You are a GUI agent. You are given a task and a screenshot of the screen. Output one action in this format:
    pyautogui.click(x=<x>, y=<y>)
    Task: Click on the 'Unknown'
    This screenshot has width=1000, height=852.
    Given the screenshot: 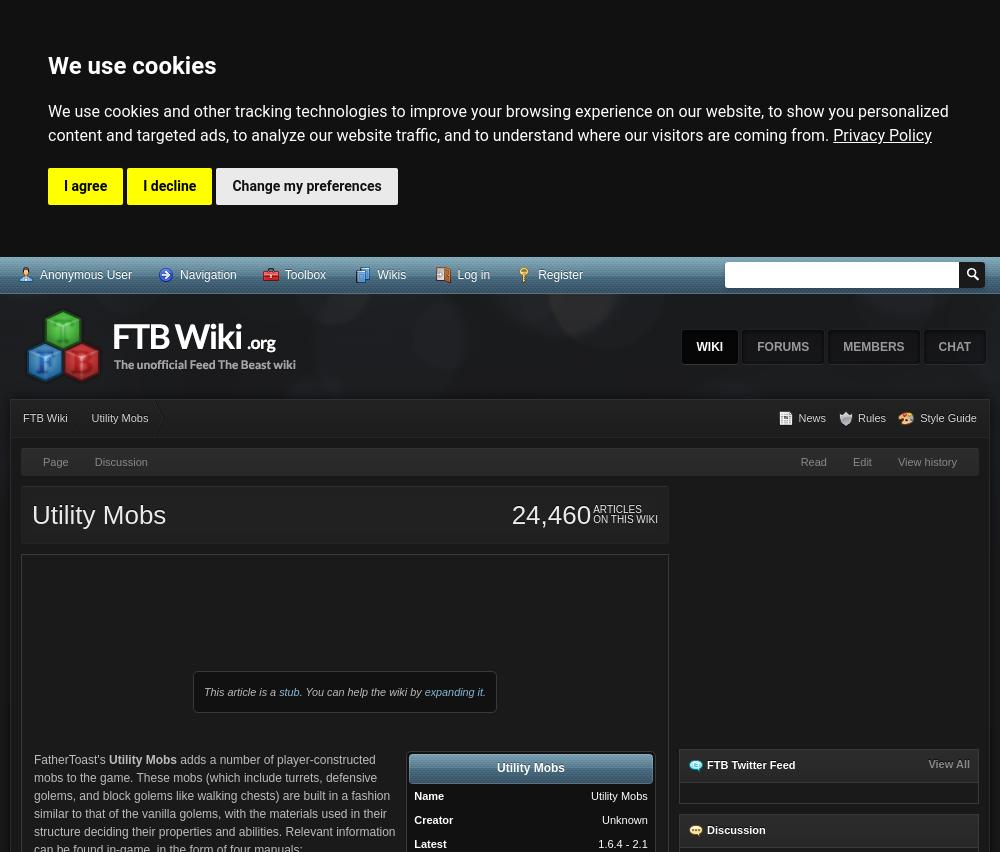 What is the action you would take?
    pyautogui.click(x=623, y=819)
    